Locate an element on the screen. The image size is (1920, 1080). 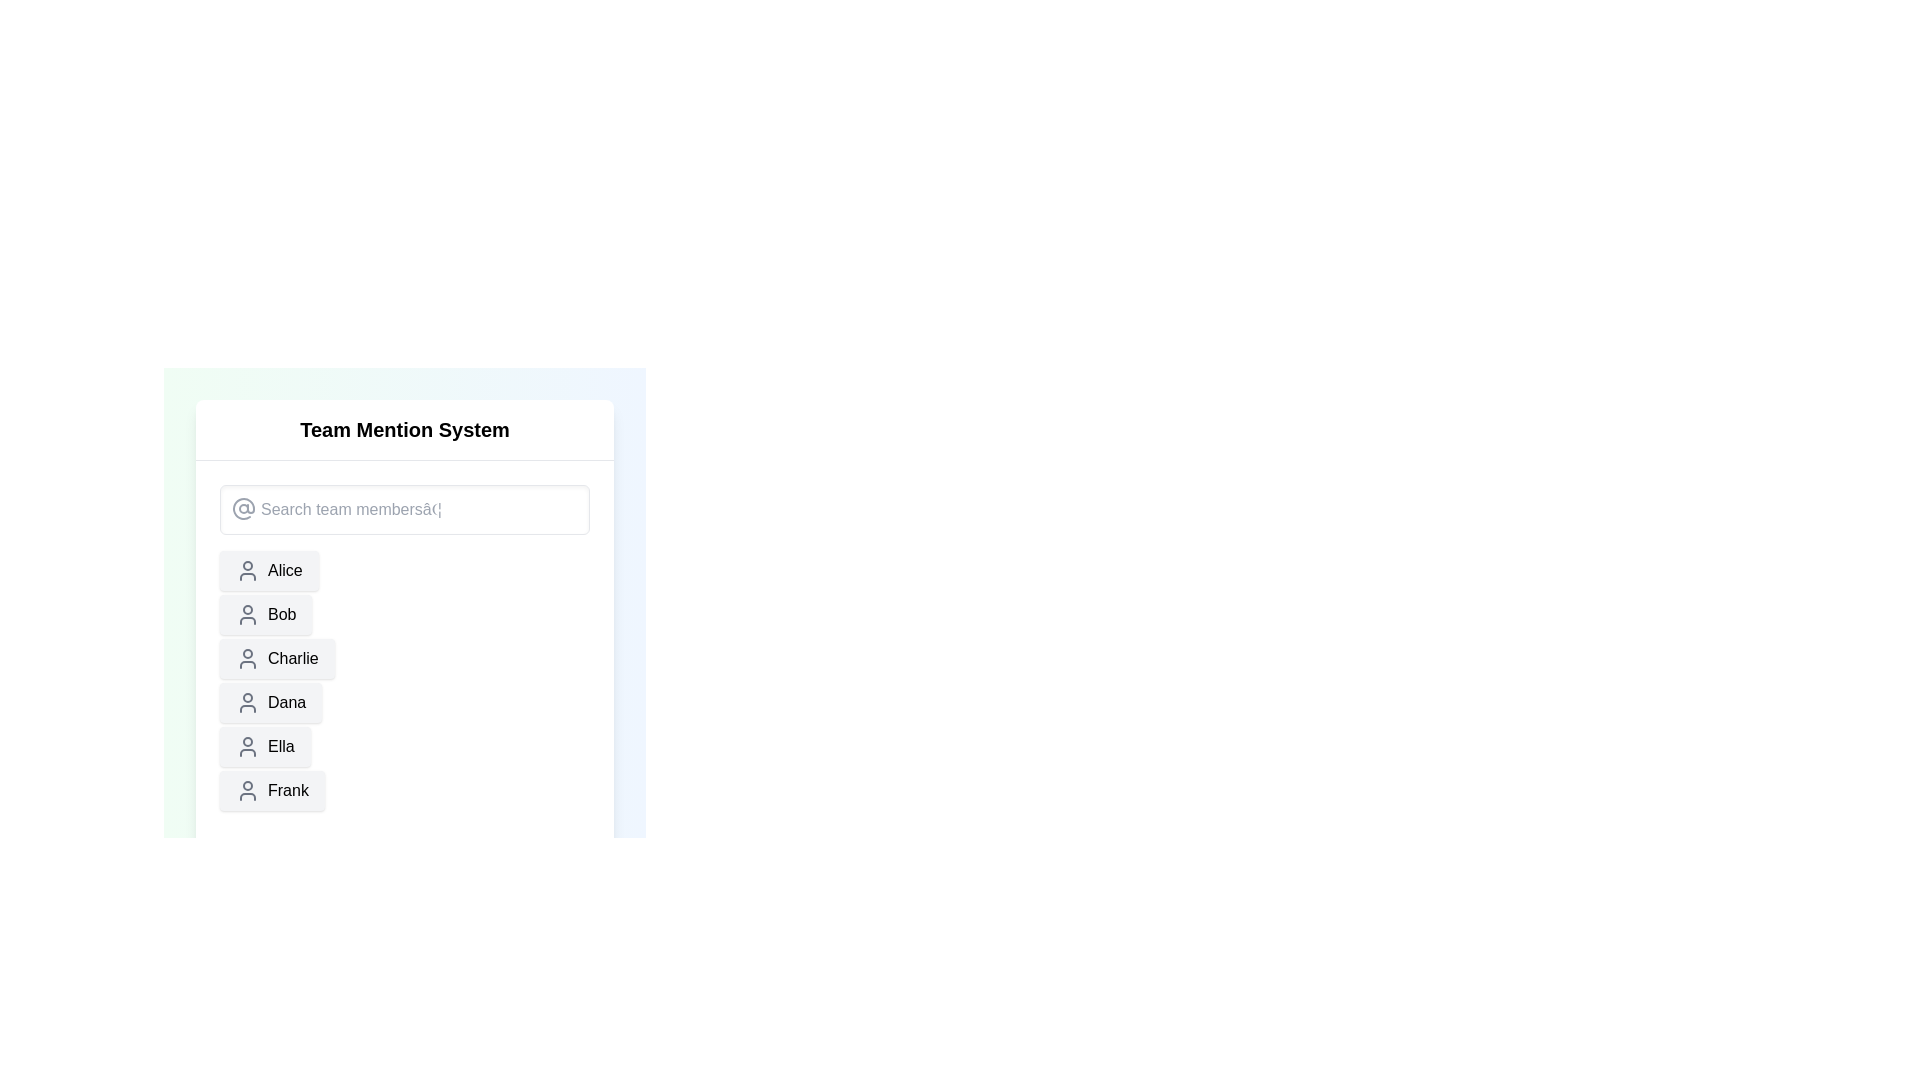
the Text Input Field for team member search in the 'Team Mention System' is located at coordinates (403, 508).